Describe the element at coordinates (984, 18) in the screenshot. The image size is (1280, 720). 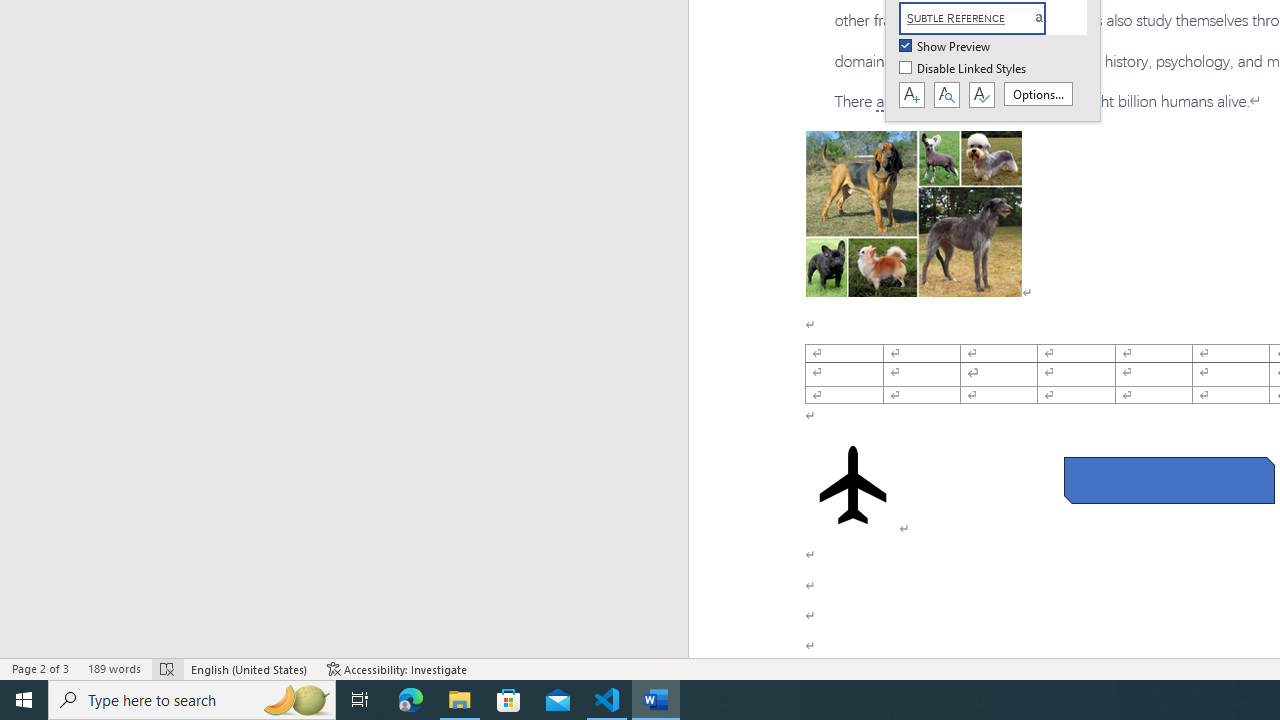
I see `'Subtle Reference'` at that location.